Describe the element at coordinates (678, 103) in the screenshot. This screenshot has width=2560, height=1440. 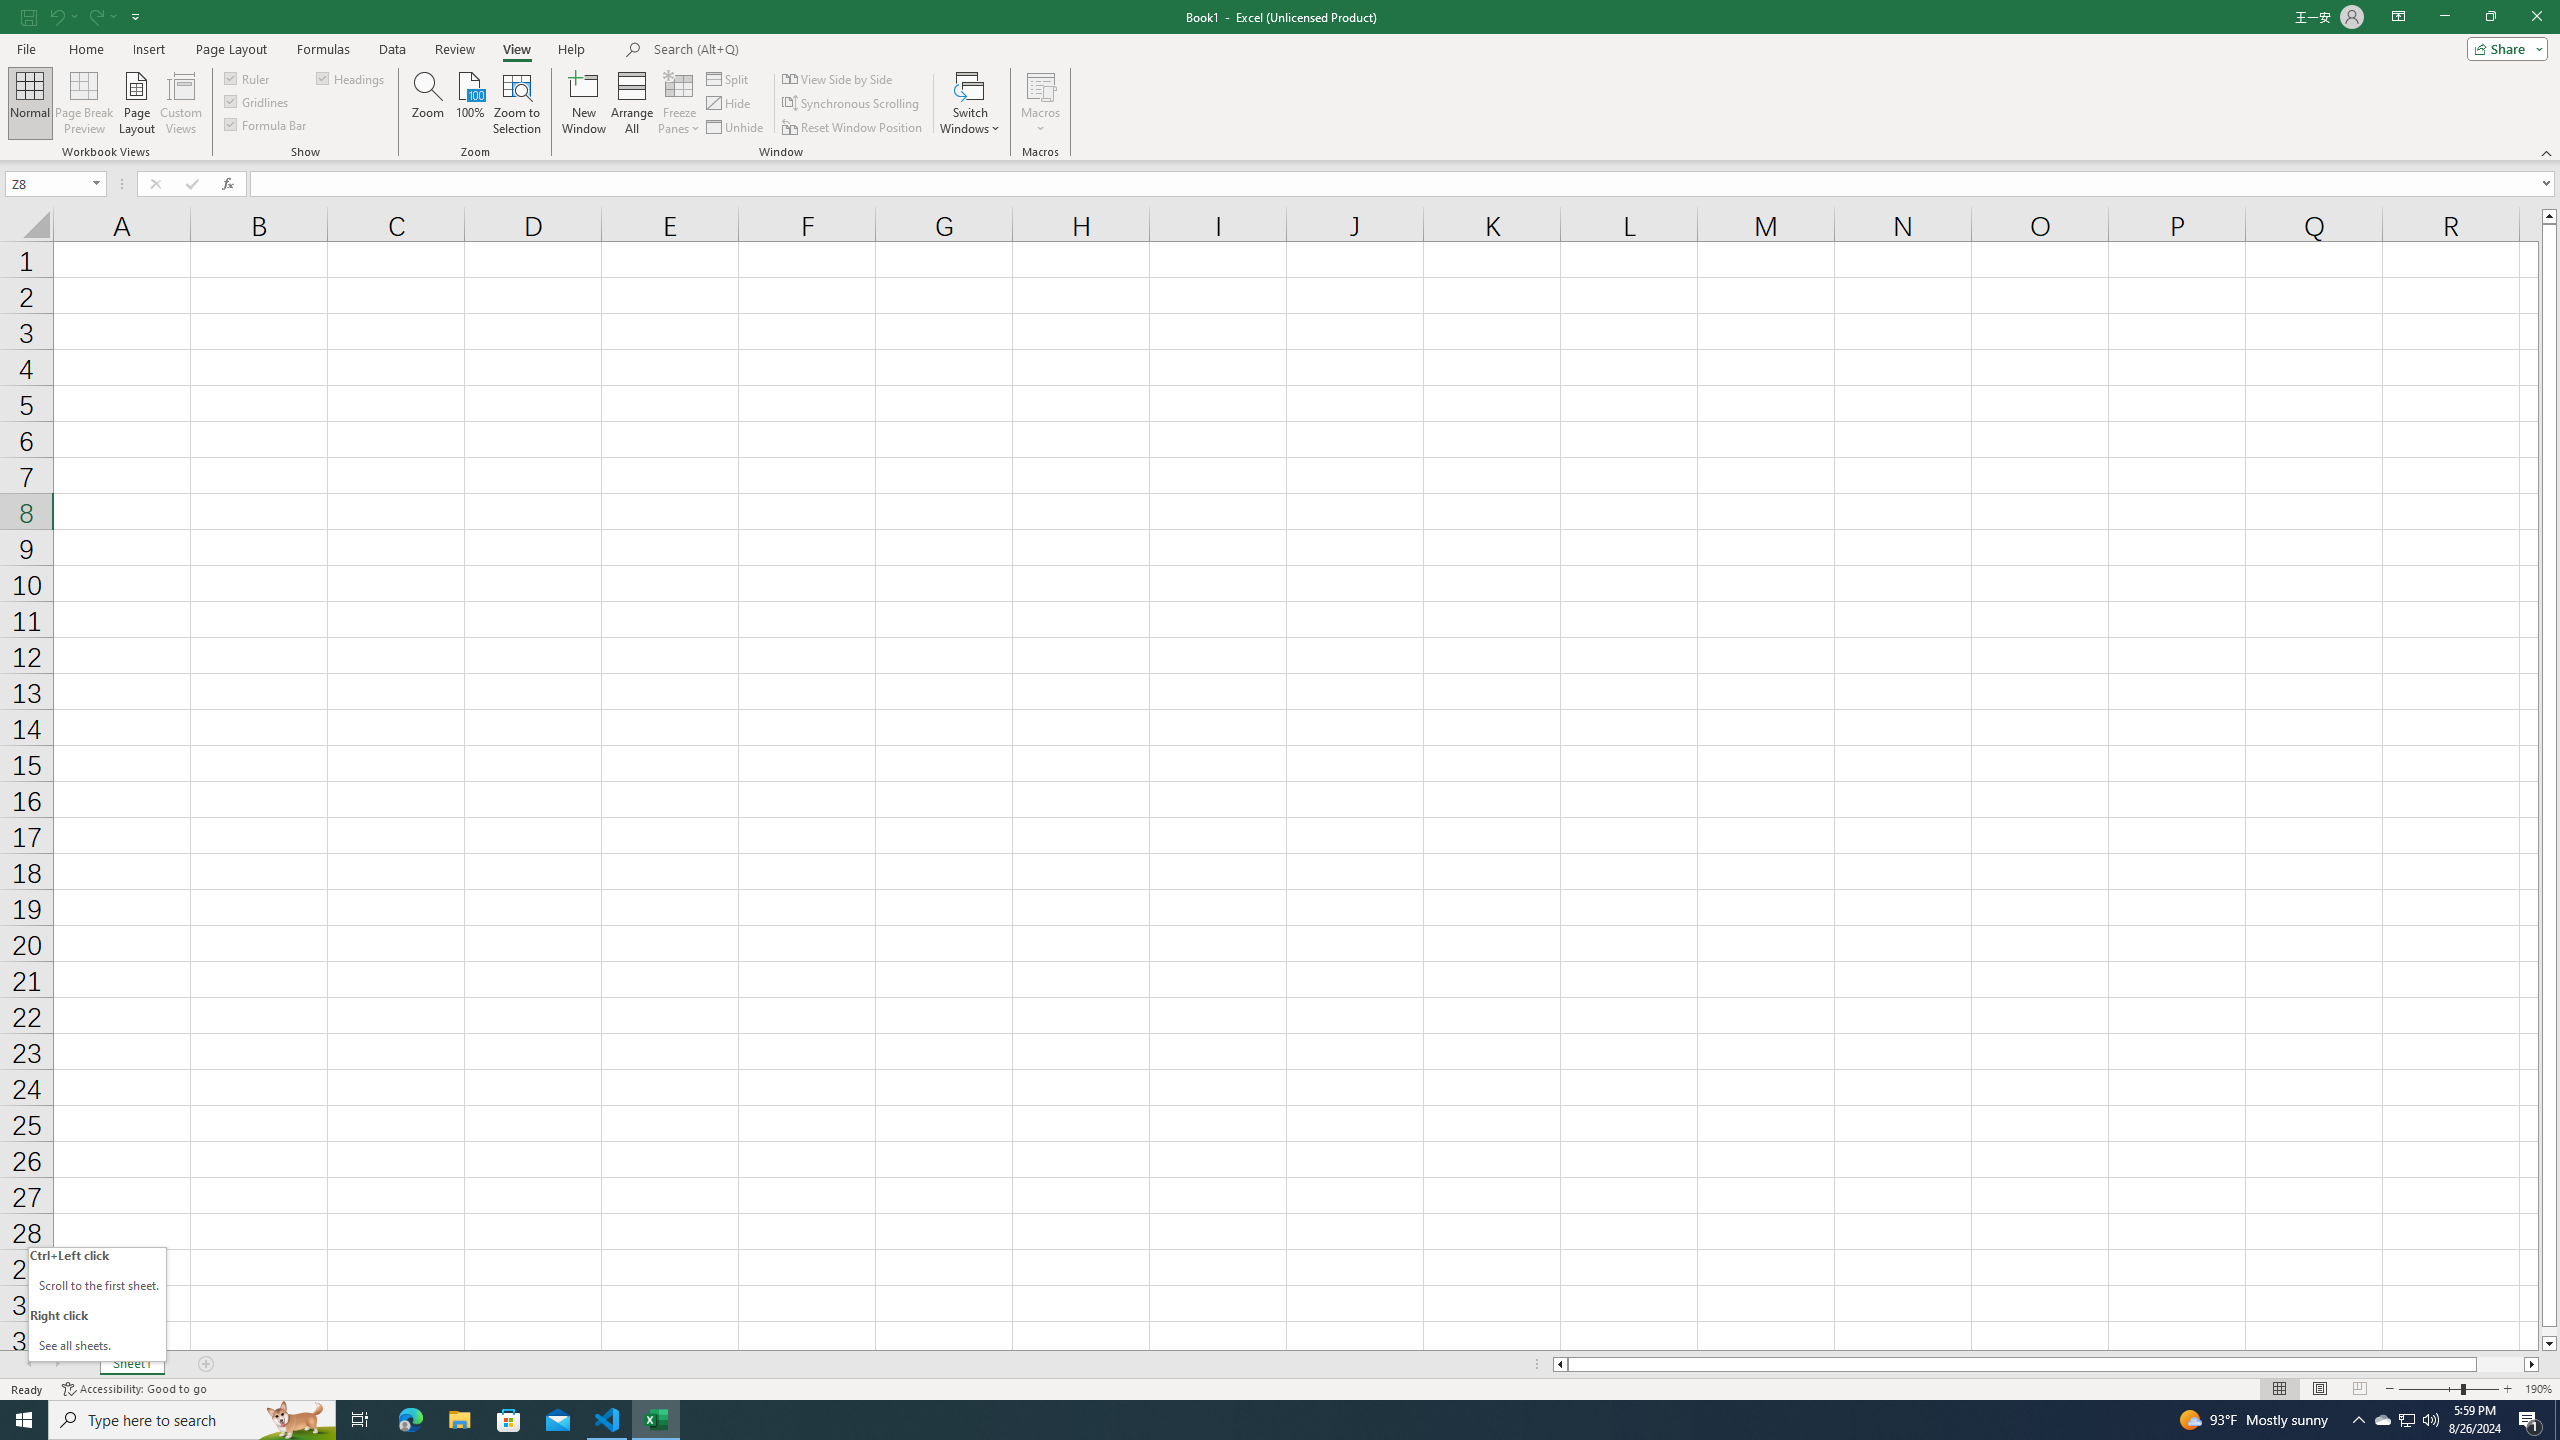
I see `'Freeze Panes'` at that location.